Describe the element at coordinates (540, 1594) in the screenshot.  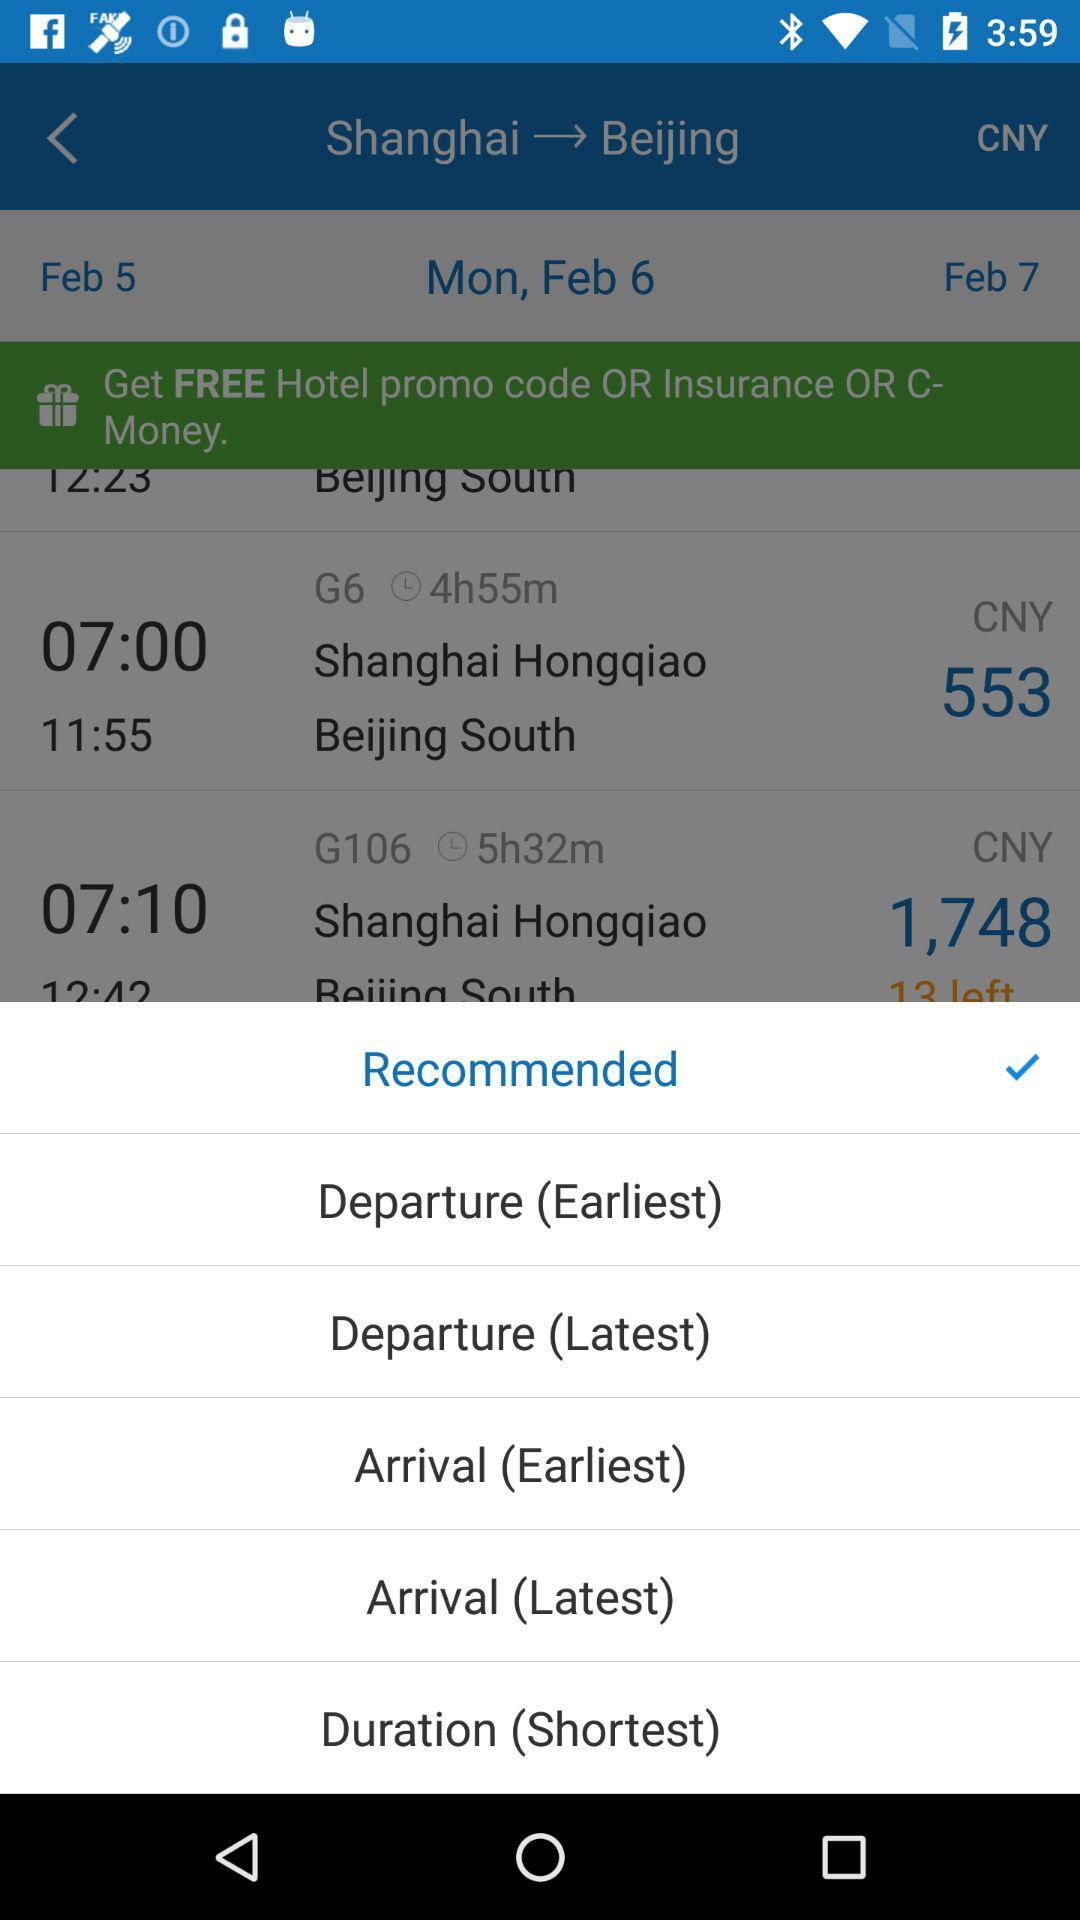
I see `icon below arrival (earliest) icon` at that location.